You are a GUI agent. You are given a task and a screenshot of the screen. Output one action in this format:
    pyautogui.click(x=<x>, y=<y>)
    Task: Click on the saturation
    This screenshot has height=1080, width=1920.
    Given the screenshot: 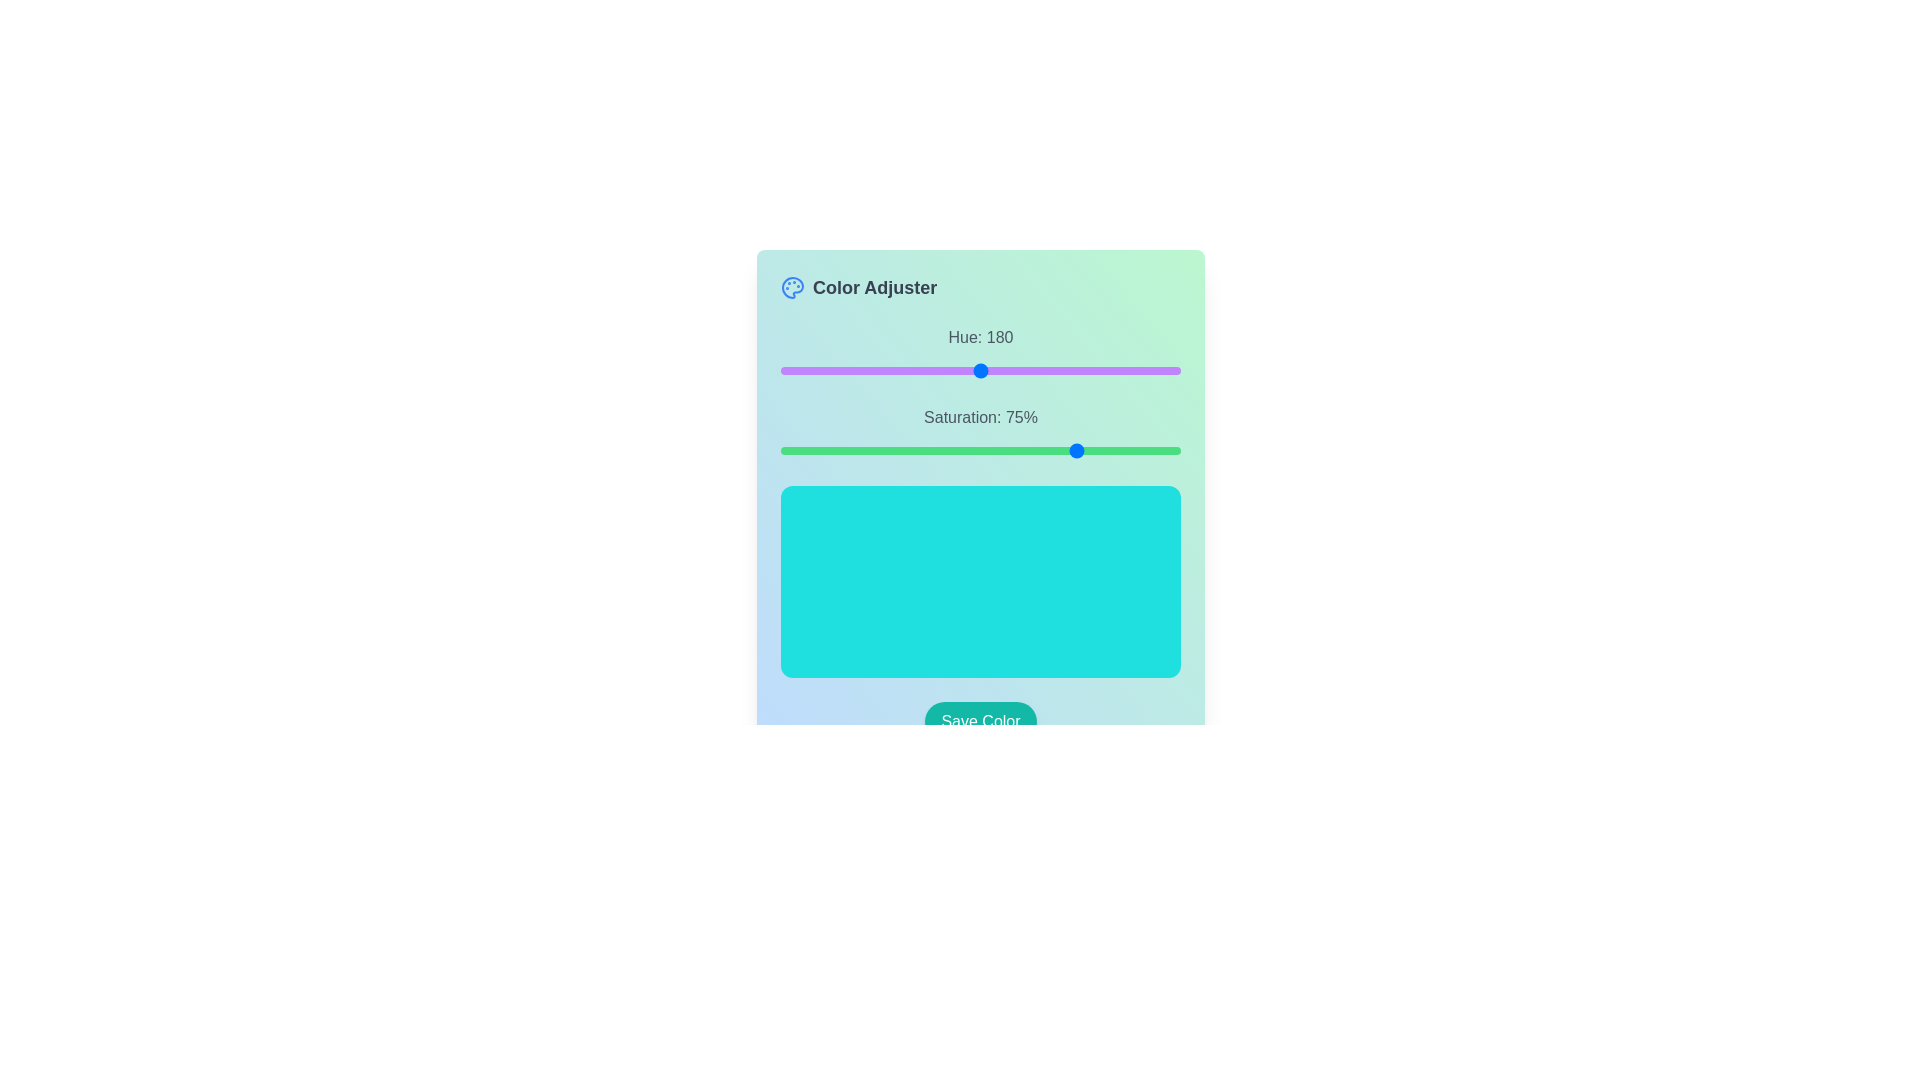 What is the action you would take?
    pyautogui.click(x=1075, y=451)
    